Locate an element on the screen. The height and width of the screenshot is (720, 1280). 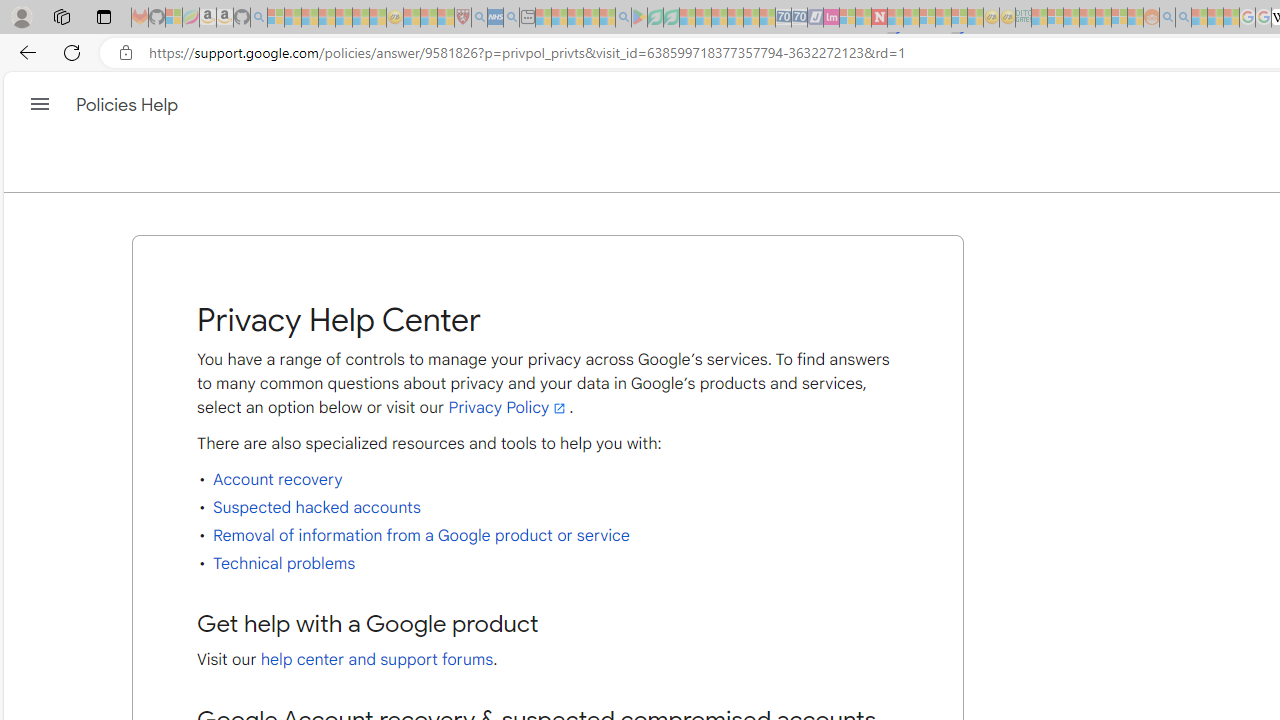
'Technical problems' is located at coordinates (283, 563).